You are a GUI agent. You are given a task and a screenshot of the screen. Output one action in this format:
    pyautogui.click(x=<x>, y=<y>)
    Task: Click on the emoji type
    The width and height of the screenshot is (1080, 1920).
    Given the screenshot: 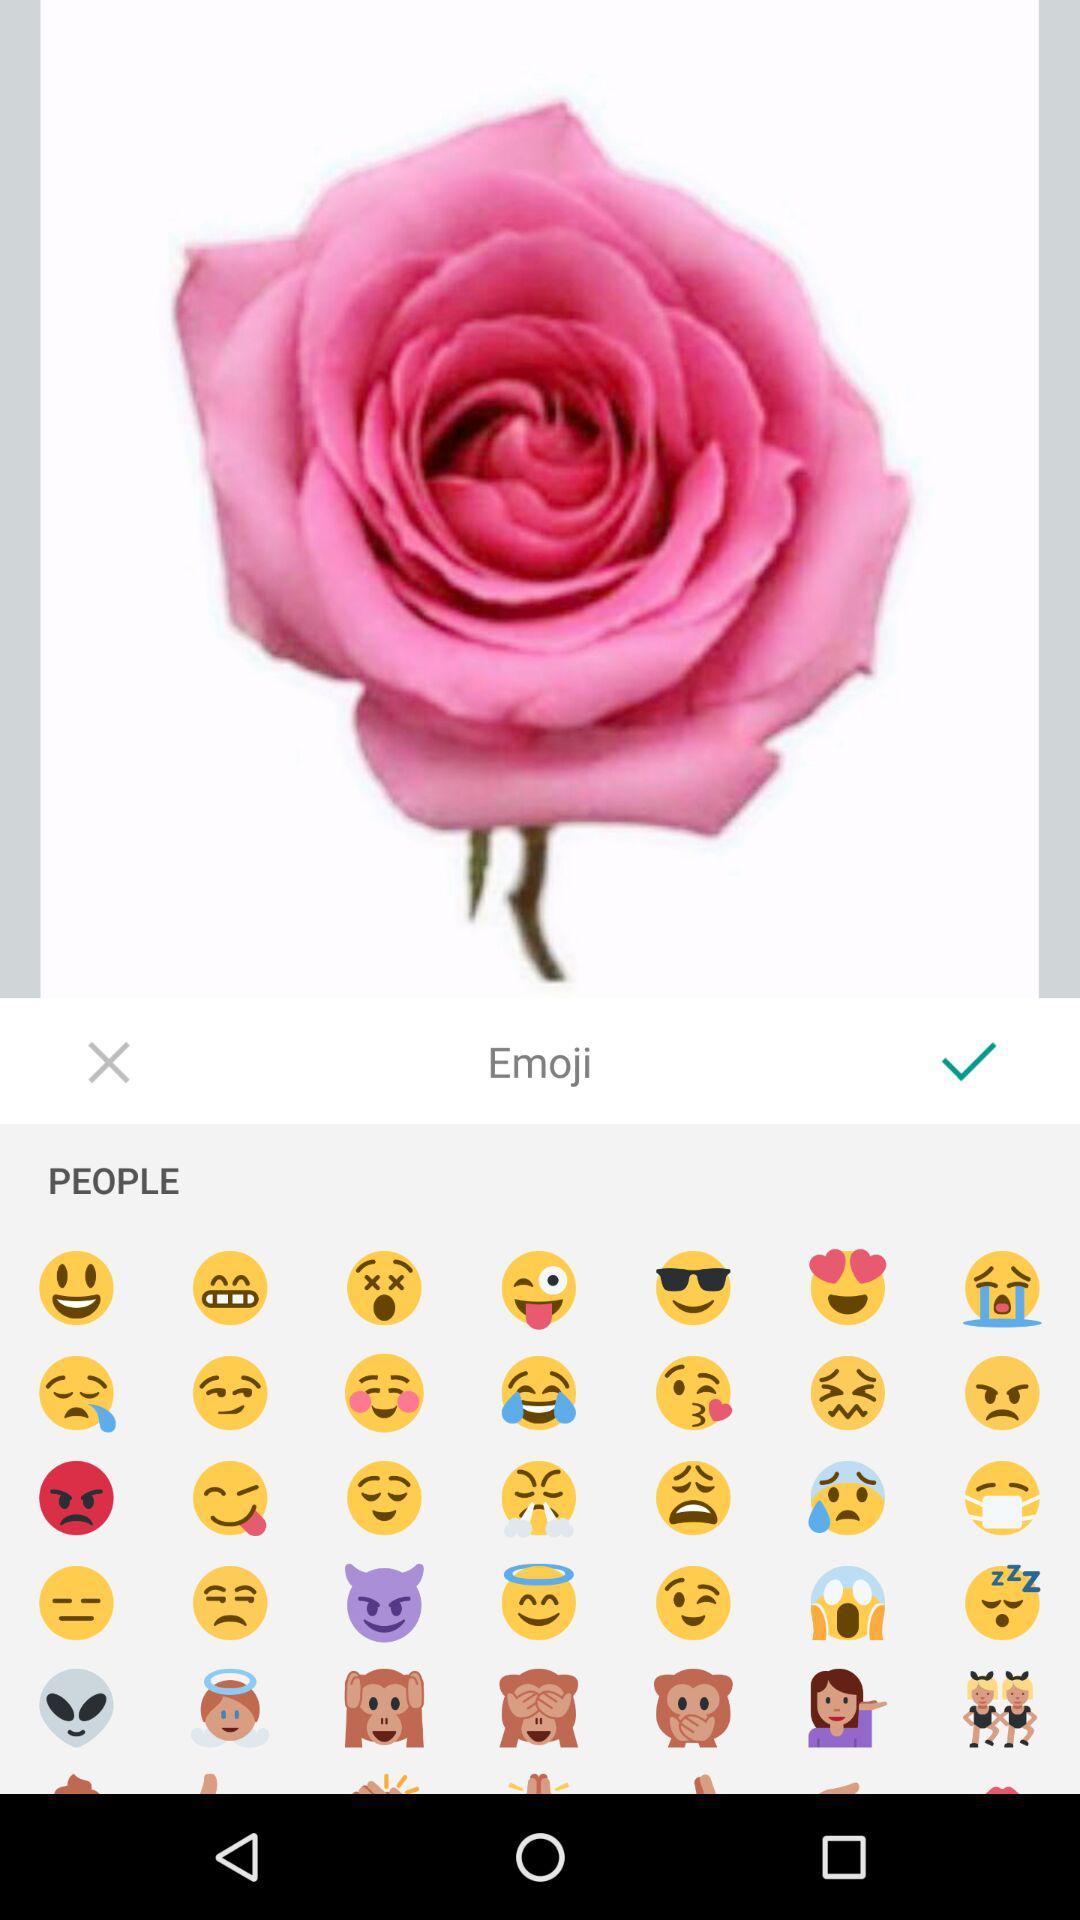 What is the action you would take?
    pyautogui.click(x=538, y=1777)
    